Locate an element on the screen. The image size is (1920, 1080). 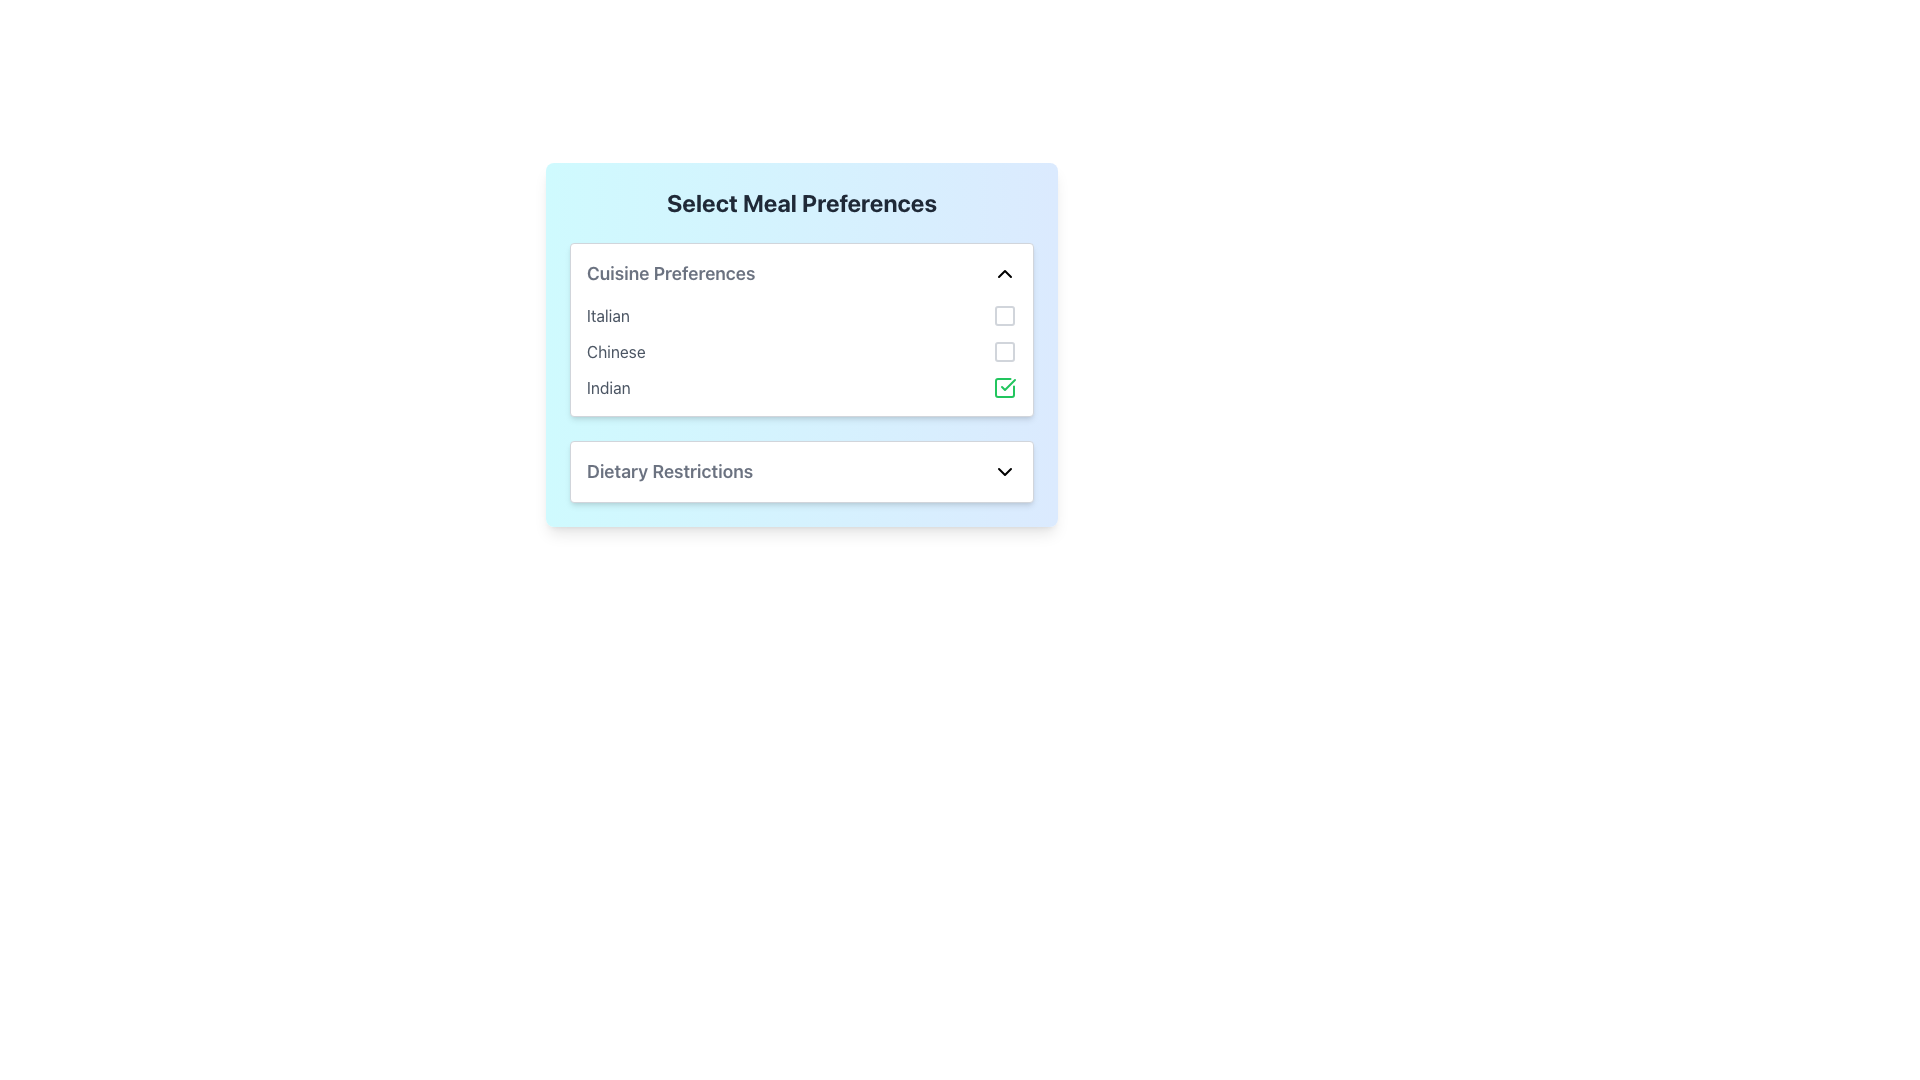
the text label reading 'Dietary Restrictions' located within the 'Select Meal Preferences' panel is located at coordinates (670, 471).